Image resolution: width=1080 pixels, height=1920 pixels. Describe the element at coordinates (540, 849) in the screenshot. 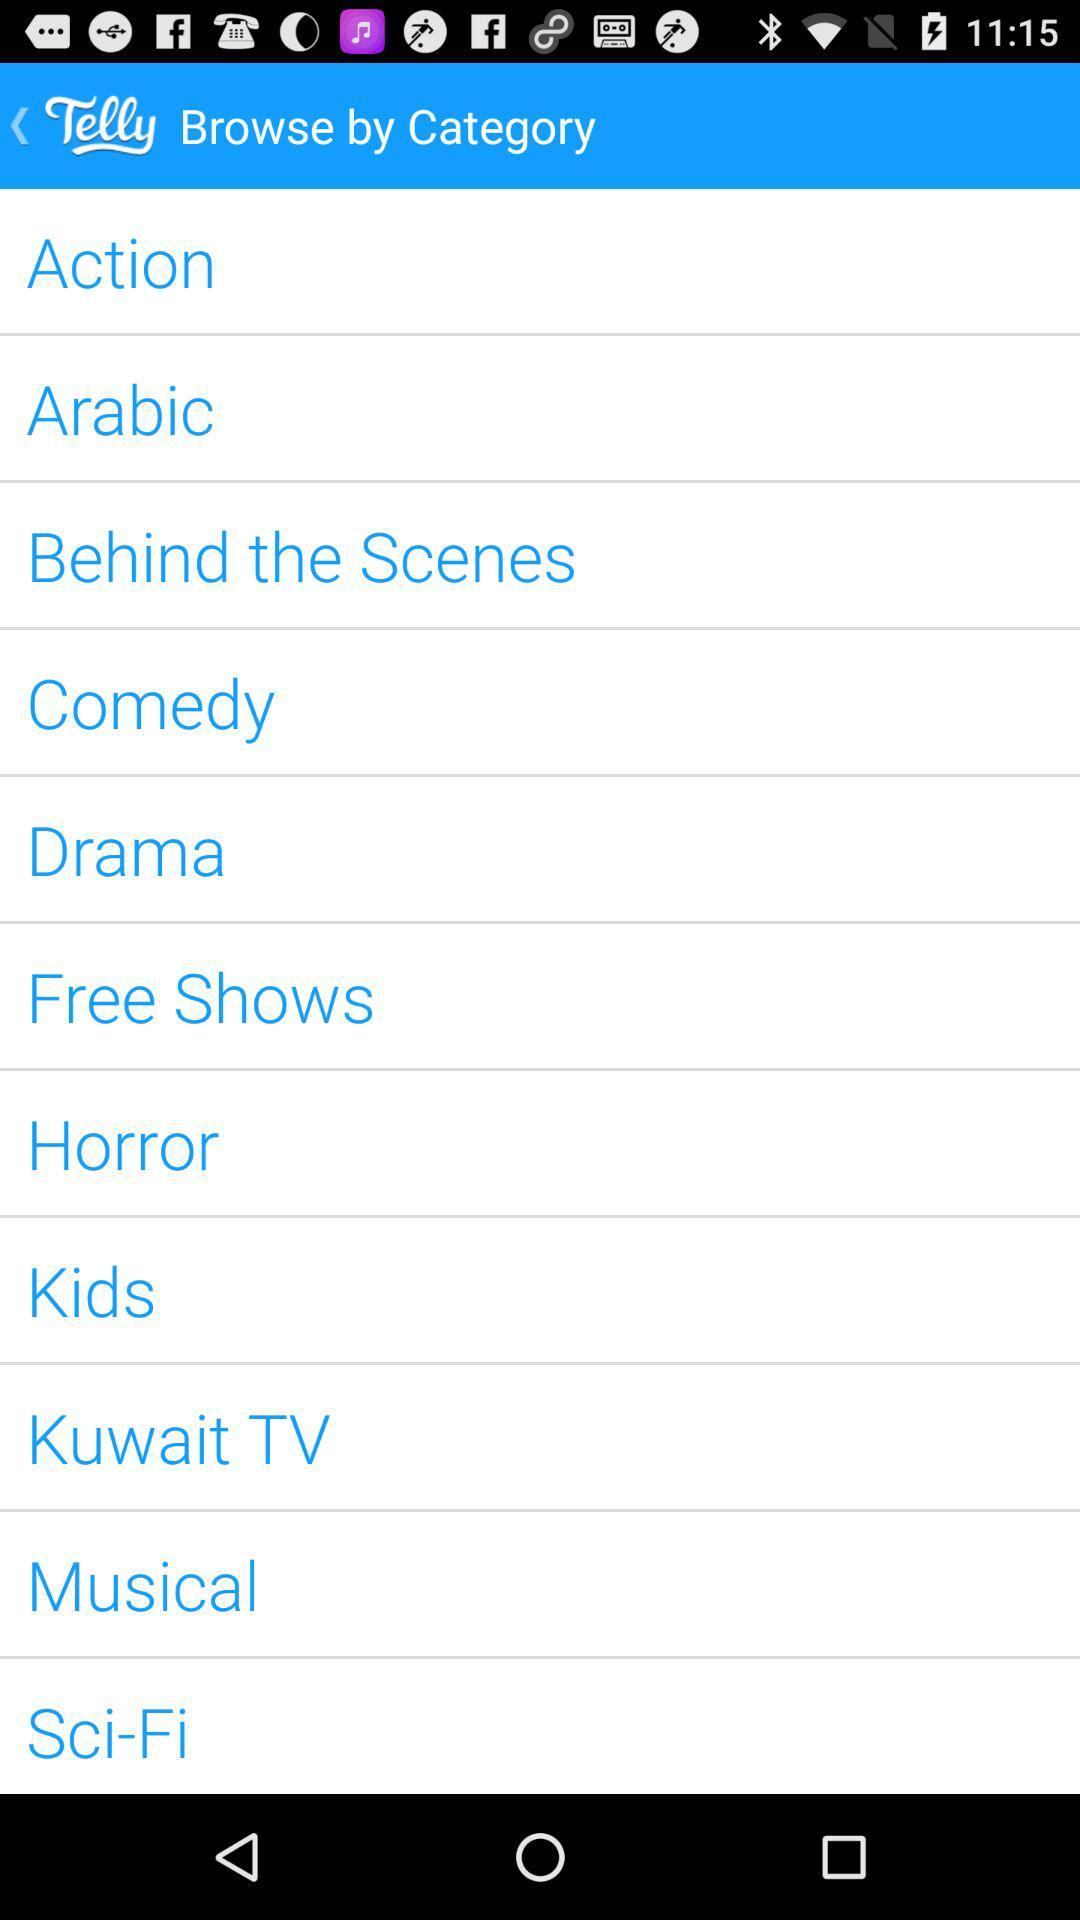

I see `the app above free shows item` at that location.